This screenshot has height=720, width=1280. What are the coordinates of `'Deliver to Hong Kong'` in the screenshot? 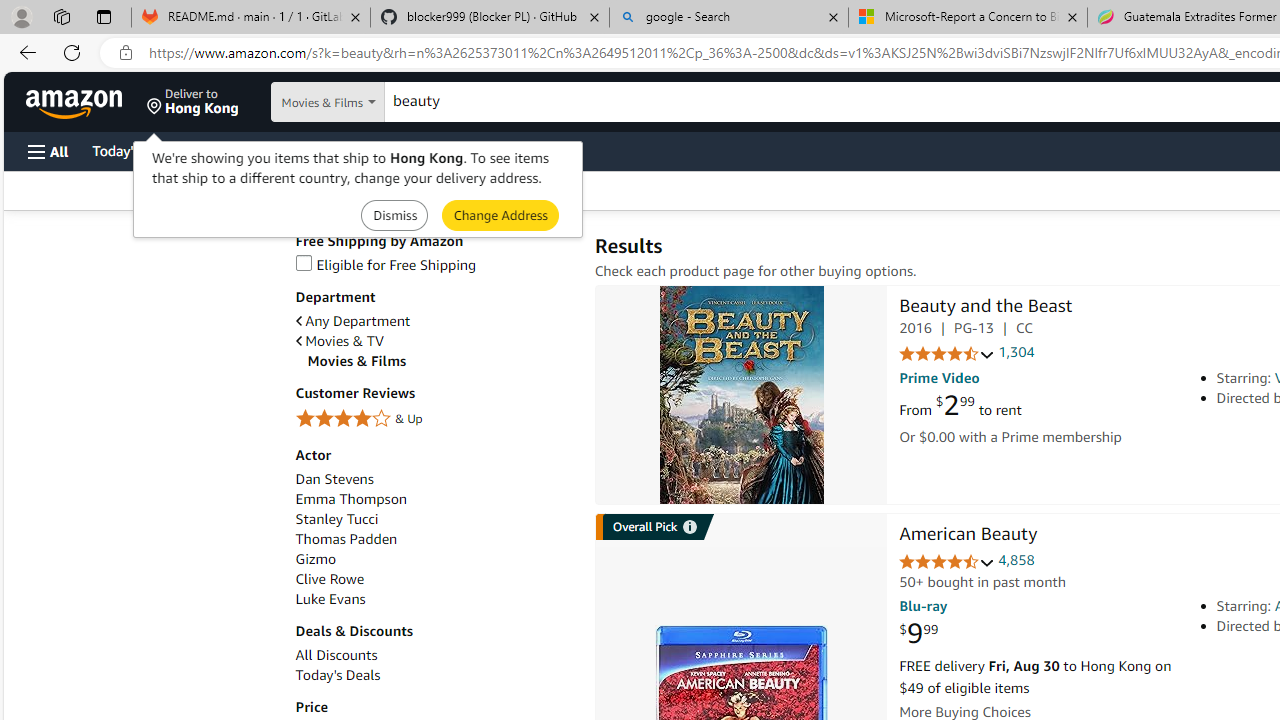 It's located at (193, 101).